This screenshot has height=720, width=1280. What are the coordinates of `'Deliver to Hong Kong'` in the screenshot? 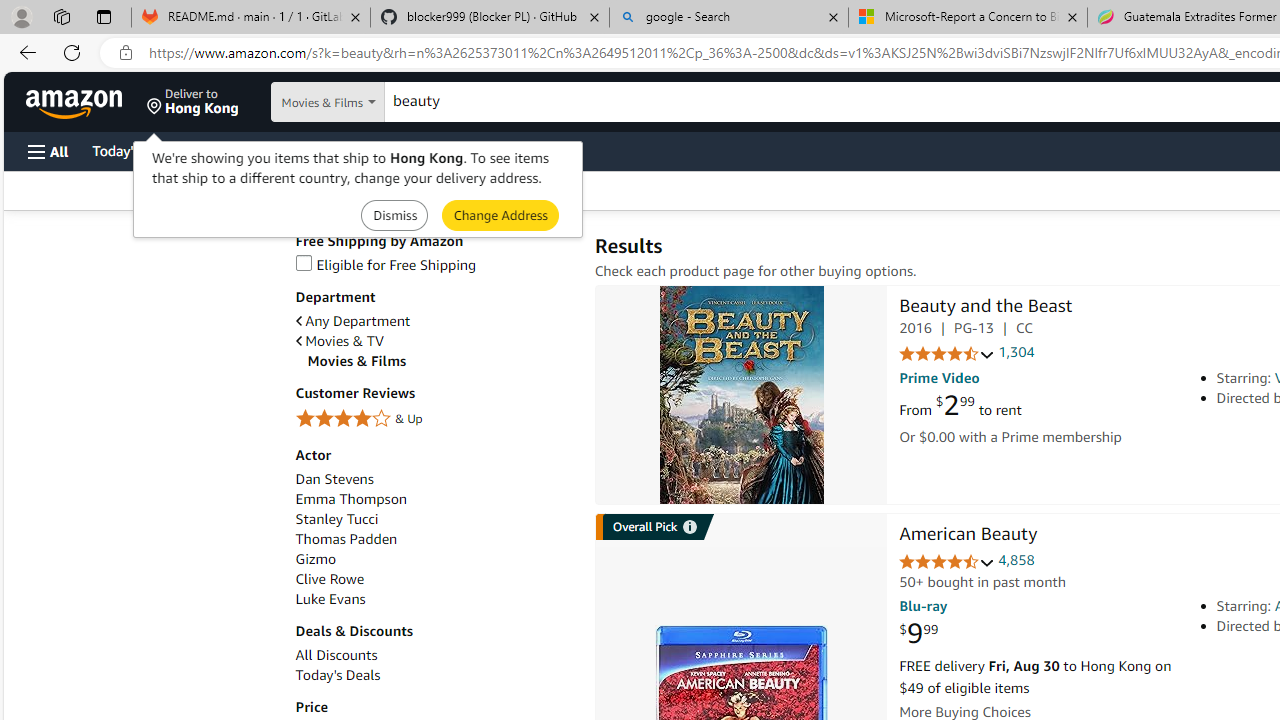 It's located at (193, 101).